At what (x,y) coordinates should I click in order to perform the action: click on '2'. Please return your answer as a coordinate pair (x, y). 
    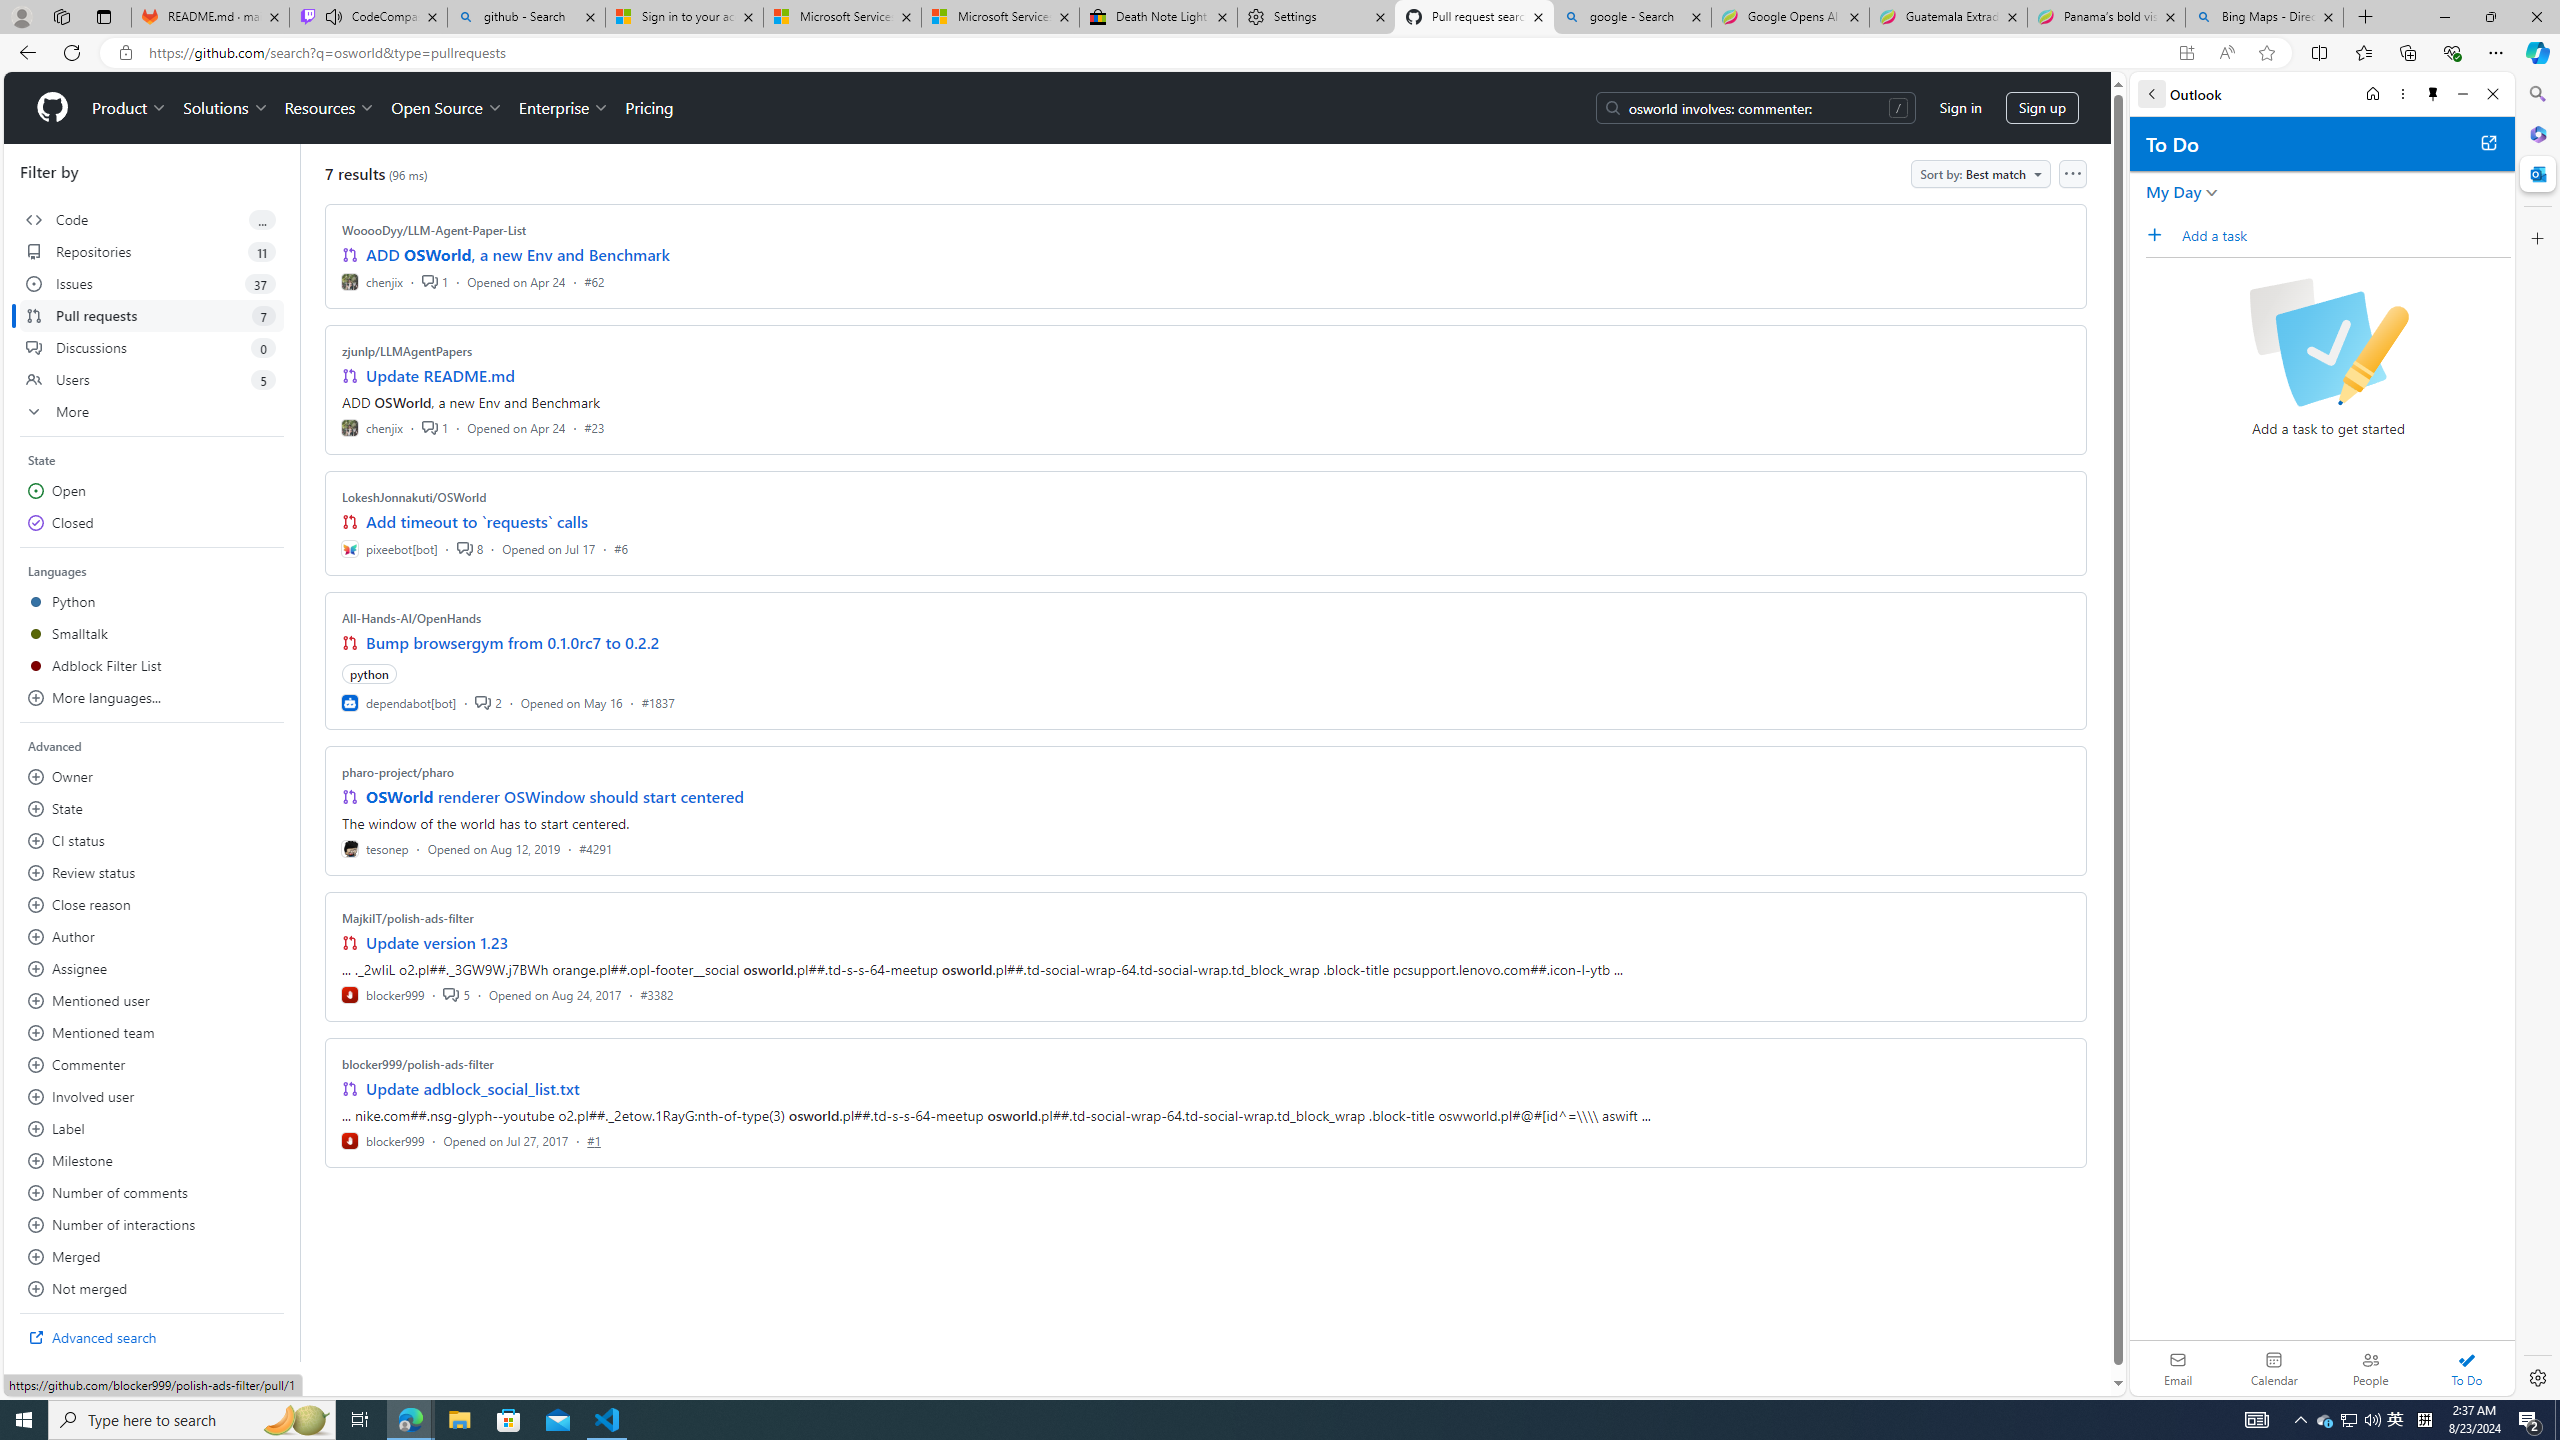
    Looking at the image, I should click on (488, 701).